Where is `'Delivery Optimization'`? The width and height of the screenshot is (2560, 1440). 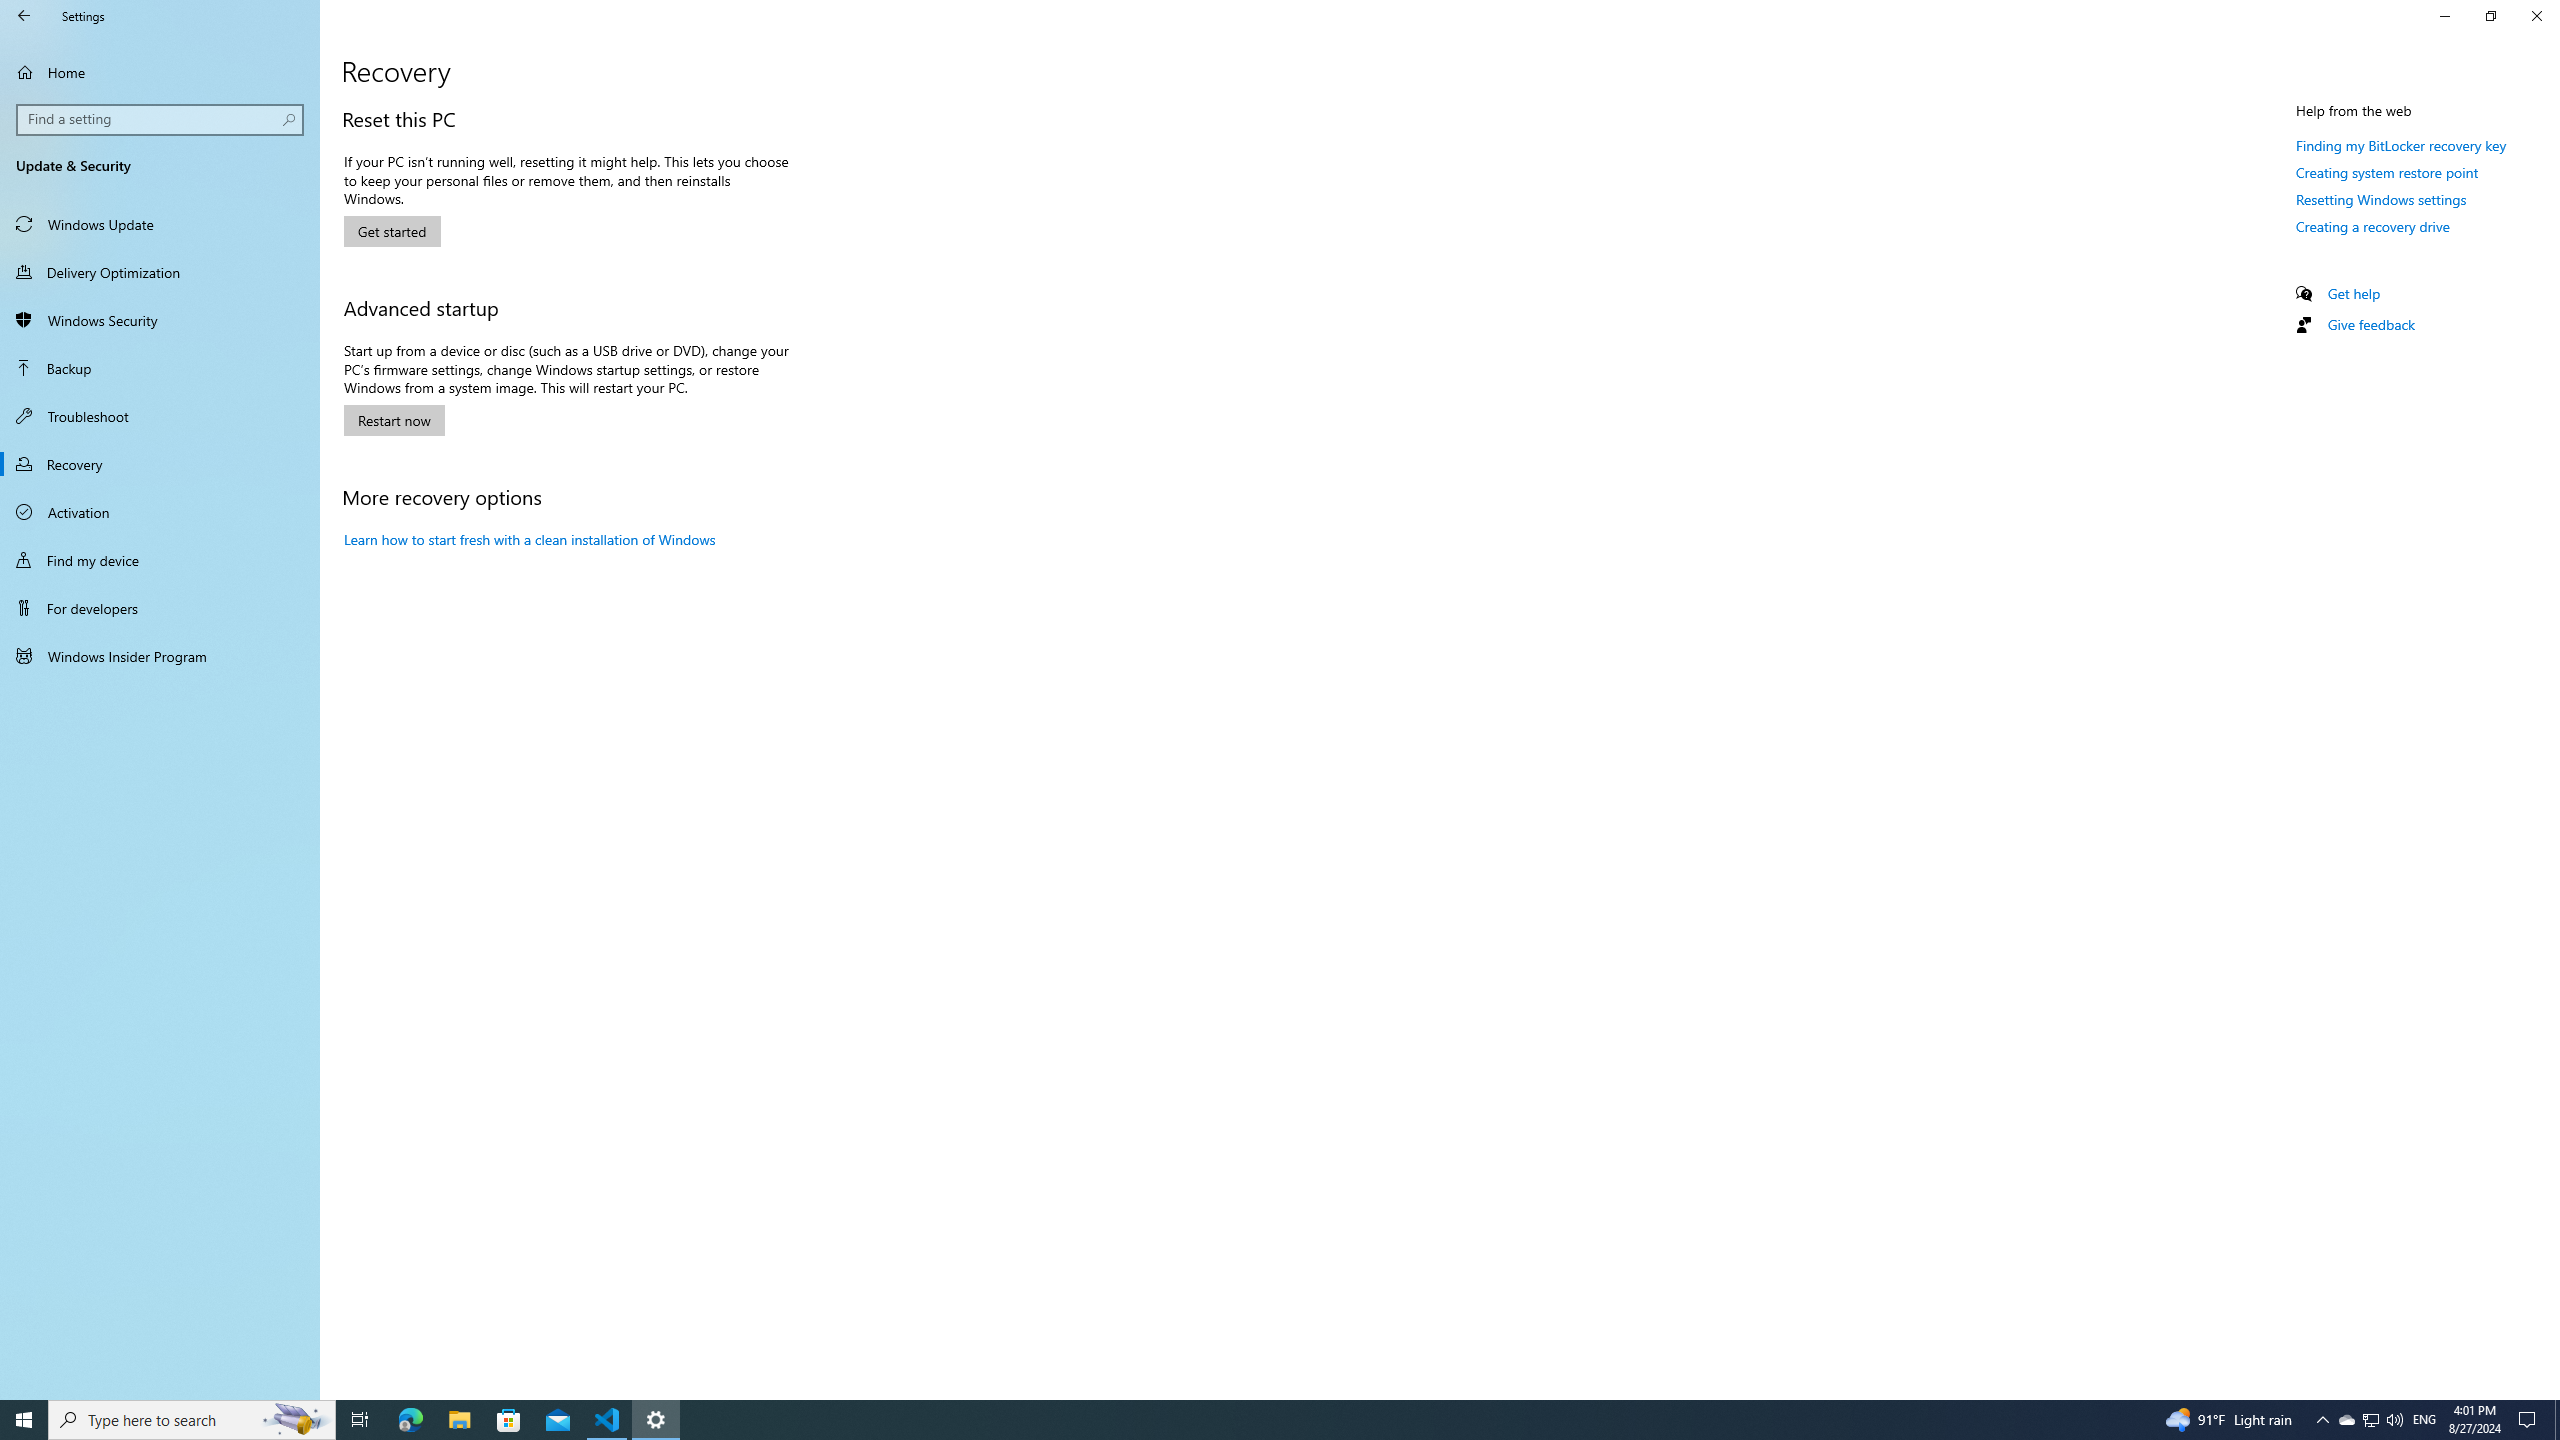
'Delivery Optimization' is located at coordinates (159, 271).